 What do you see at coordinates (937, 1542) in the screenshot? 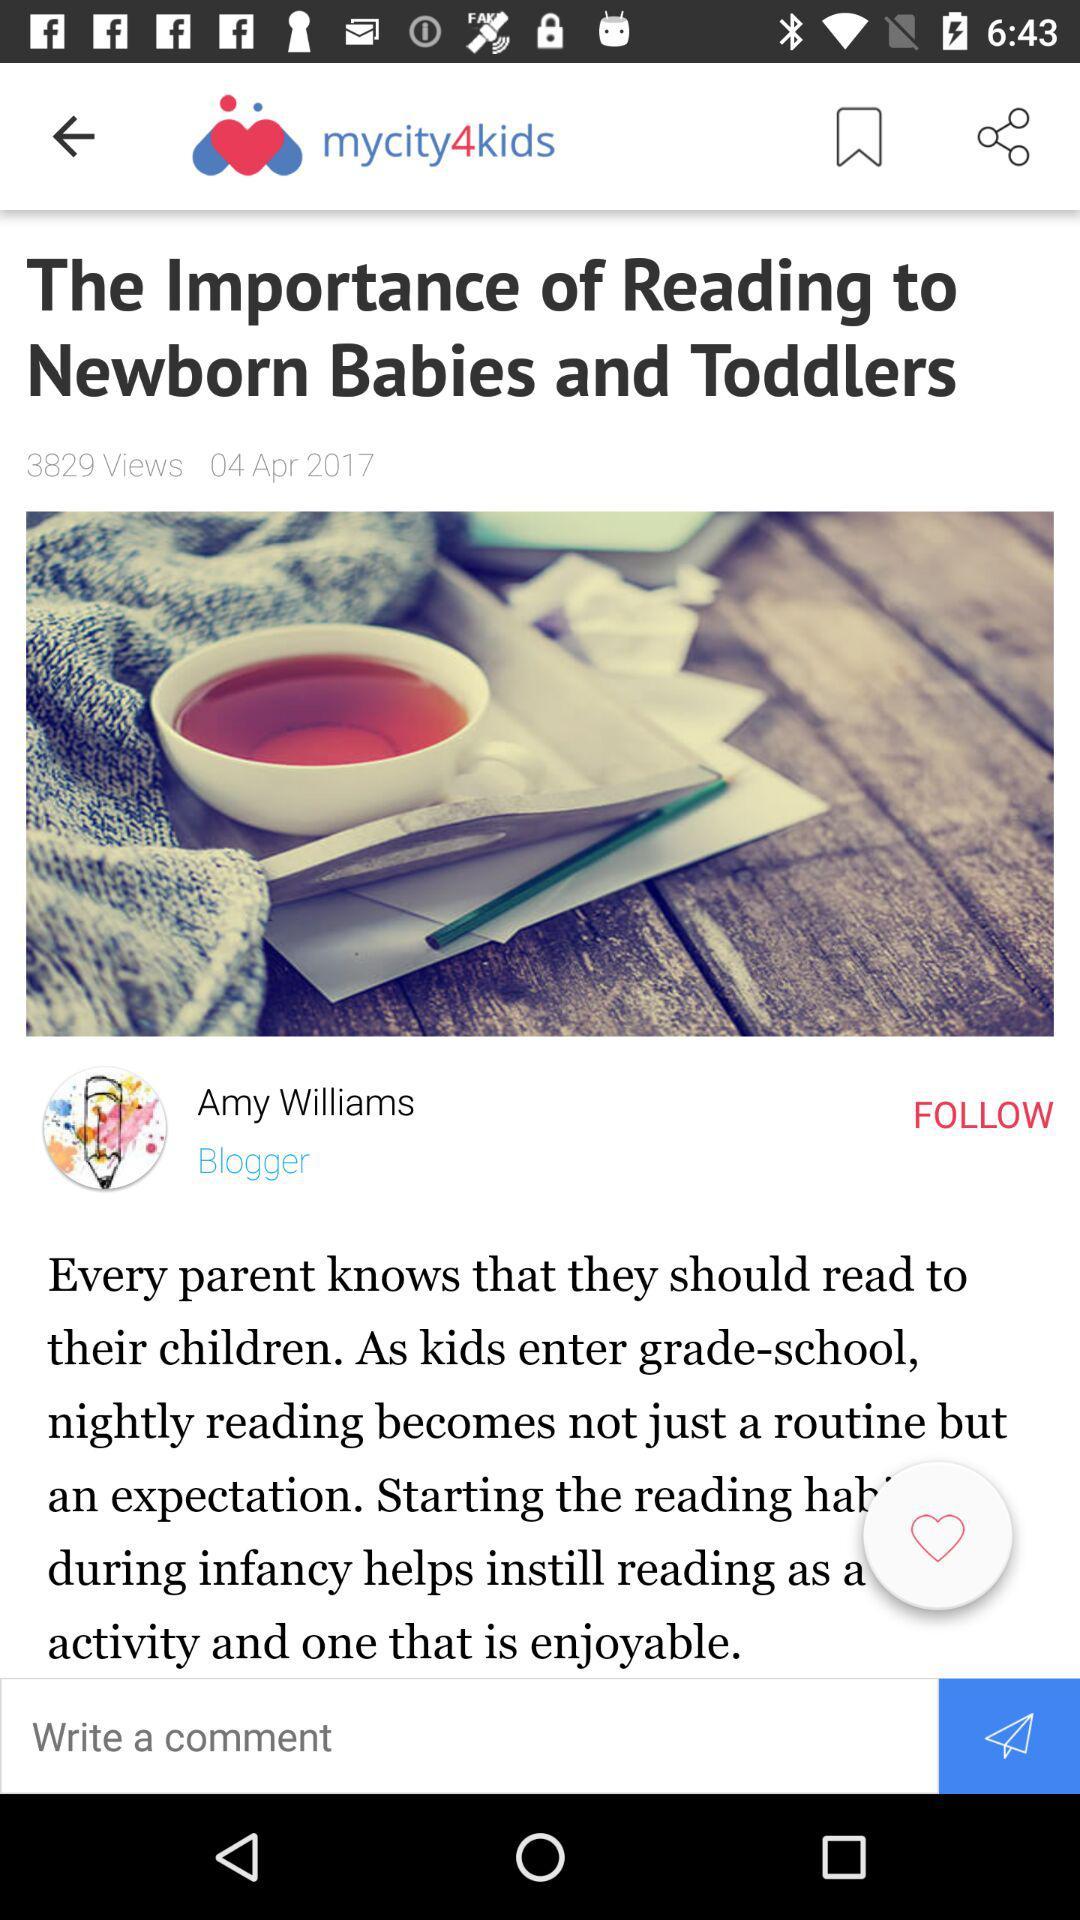
I see `like article` at bounding box center [937, 1542].